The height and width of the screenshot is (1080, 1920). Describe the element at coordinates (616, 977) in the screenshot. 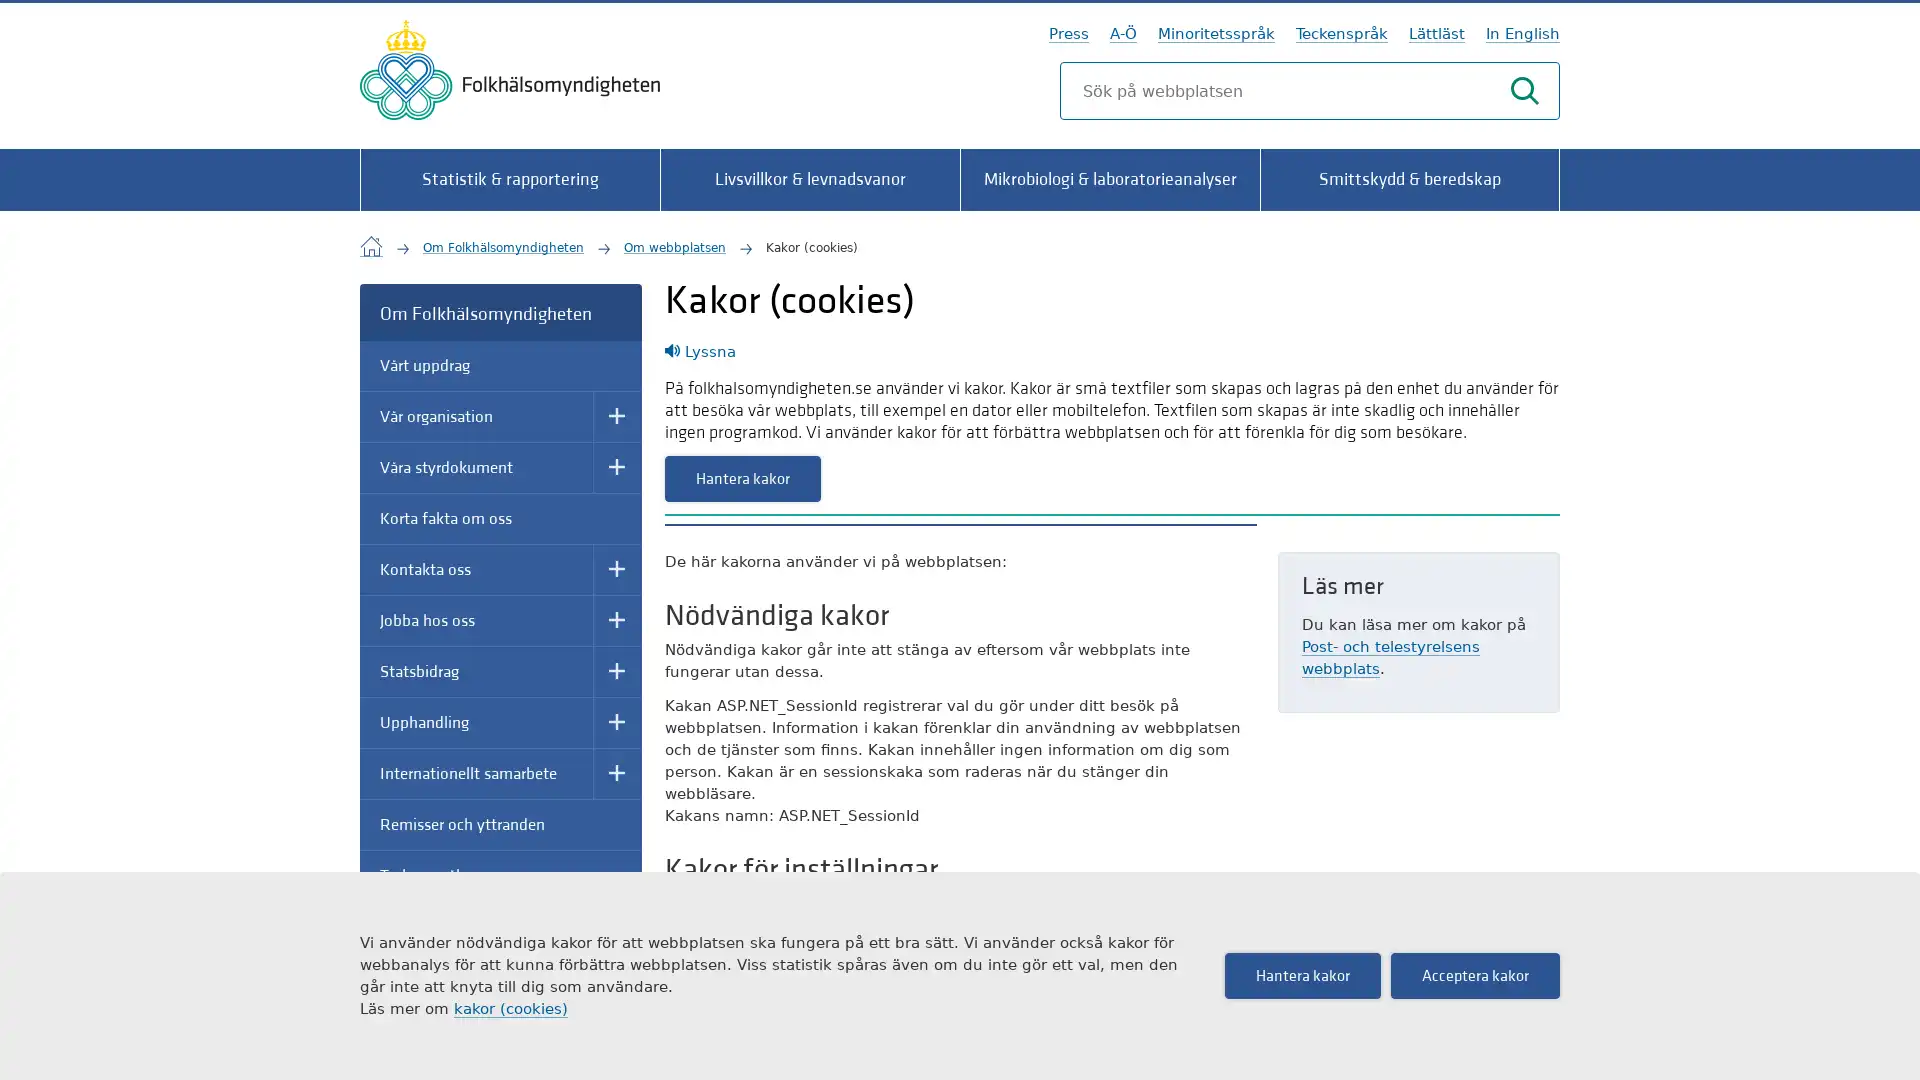

I see `Expandera` at that location.